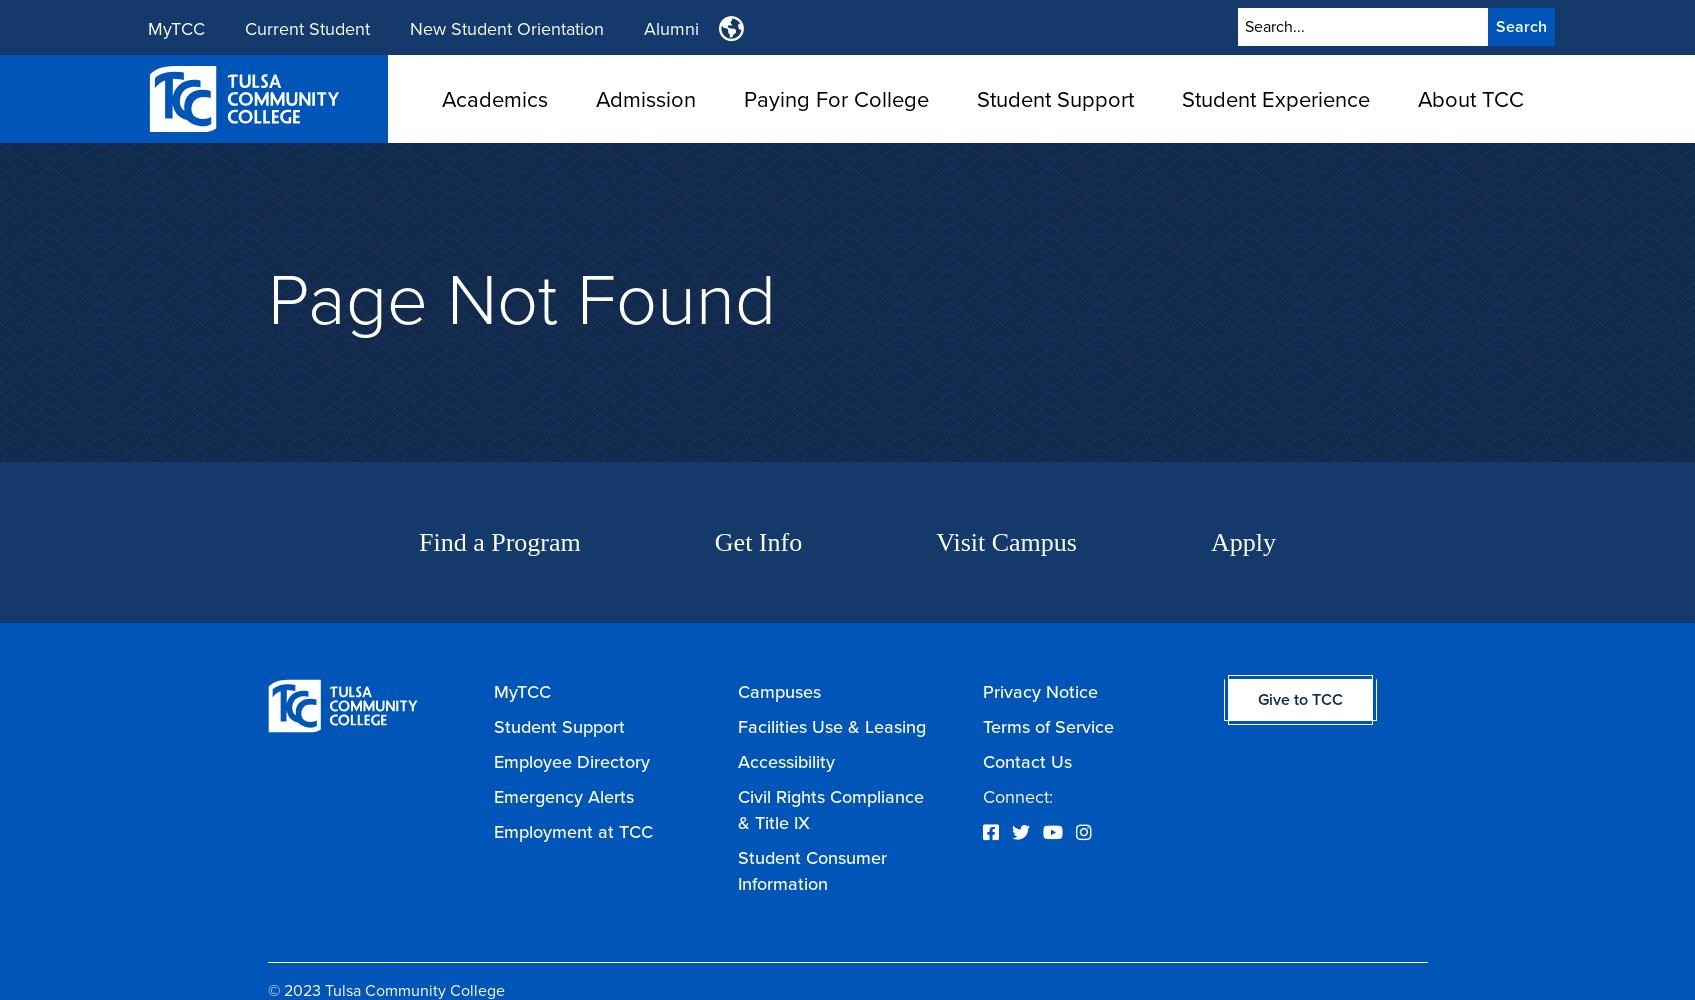  Describe the element at coordinates (498, 542) in the screenshot. I see `'Find a Program'` at that location.